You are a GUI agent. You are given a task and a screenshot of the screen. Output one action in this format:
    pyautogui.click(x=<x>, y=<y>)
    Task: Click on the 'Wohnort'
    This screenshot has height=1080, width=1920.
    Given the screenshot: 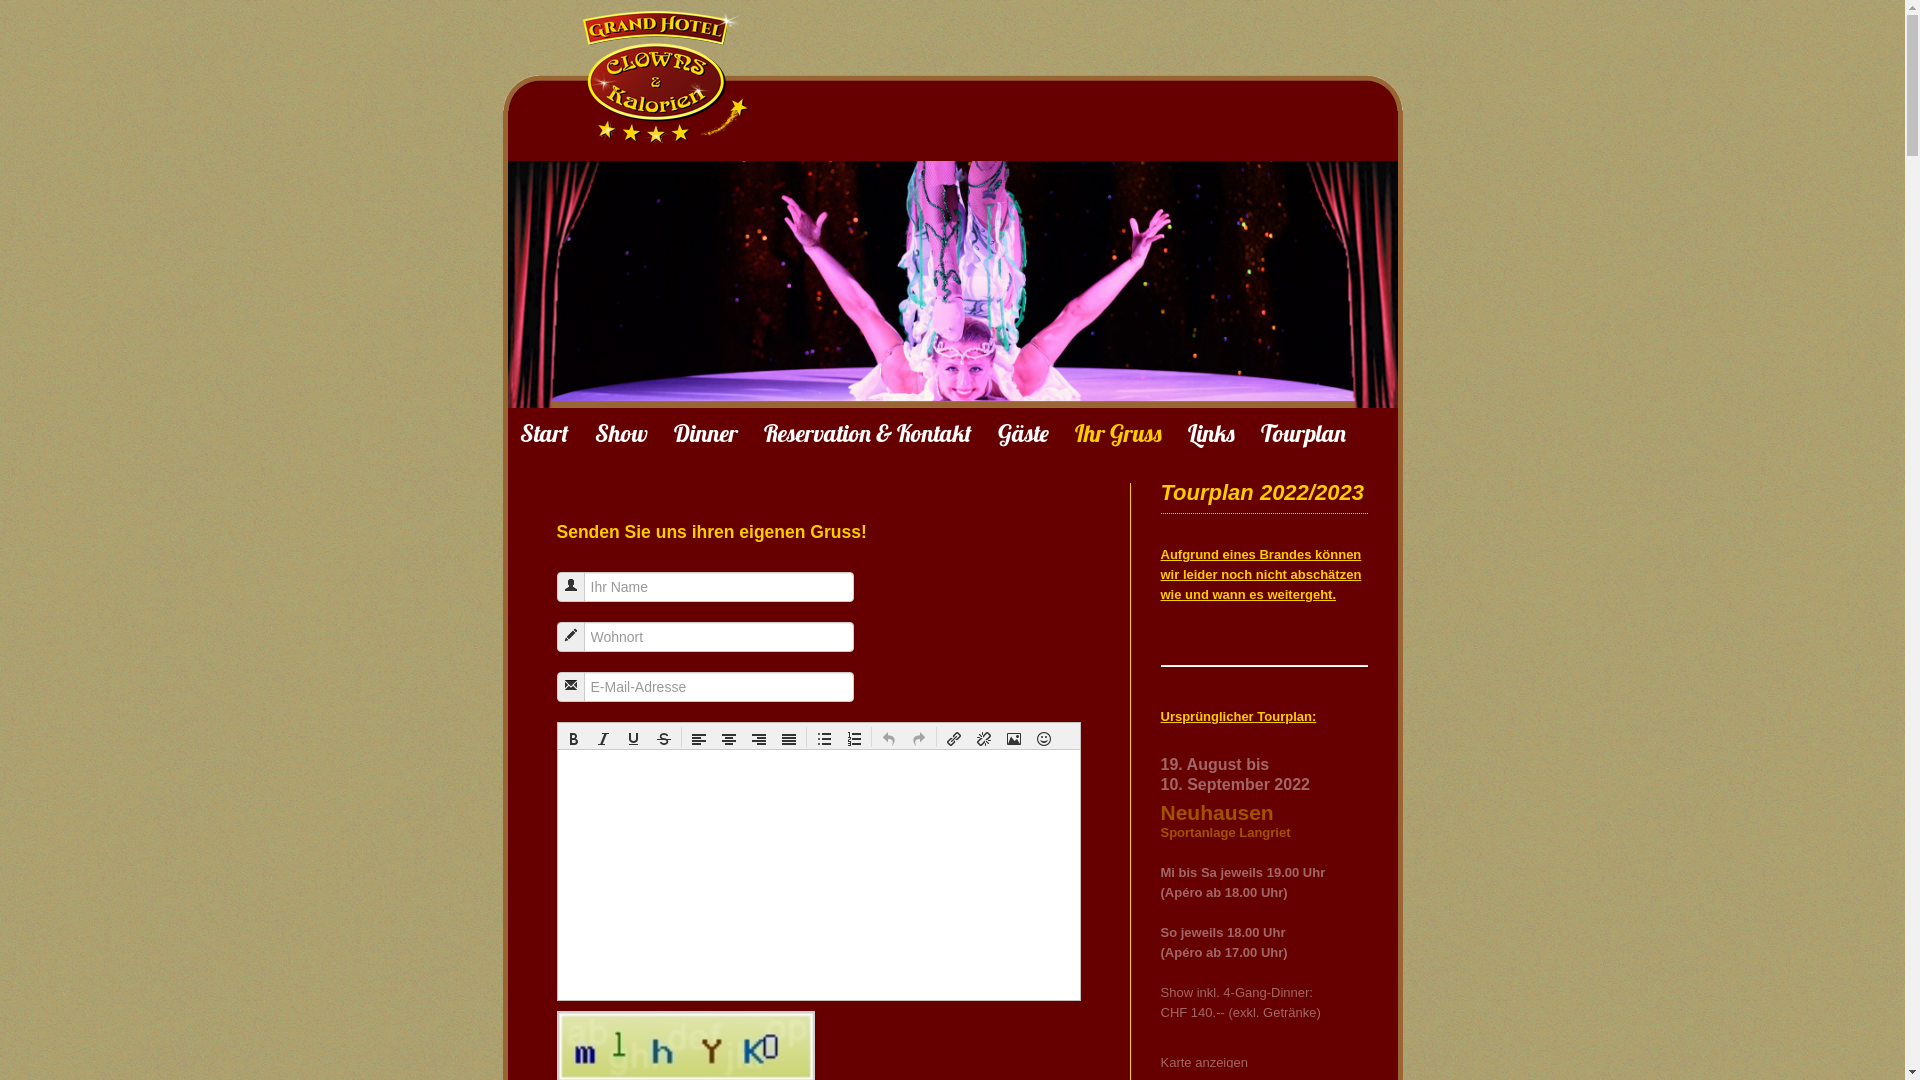 What is the action you would take?
    pyautogui.click(x=570, y=635)
    